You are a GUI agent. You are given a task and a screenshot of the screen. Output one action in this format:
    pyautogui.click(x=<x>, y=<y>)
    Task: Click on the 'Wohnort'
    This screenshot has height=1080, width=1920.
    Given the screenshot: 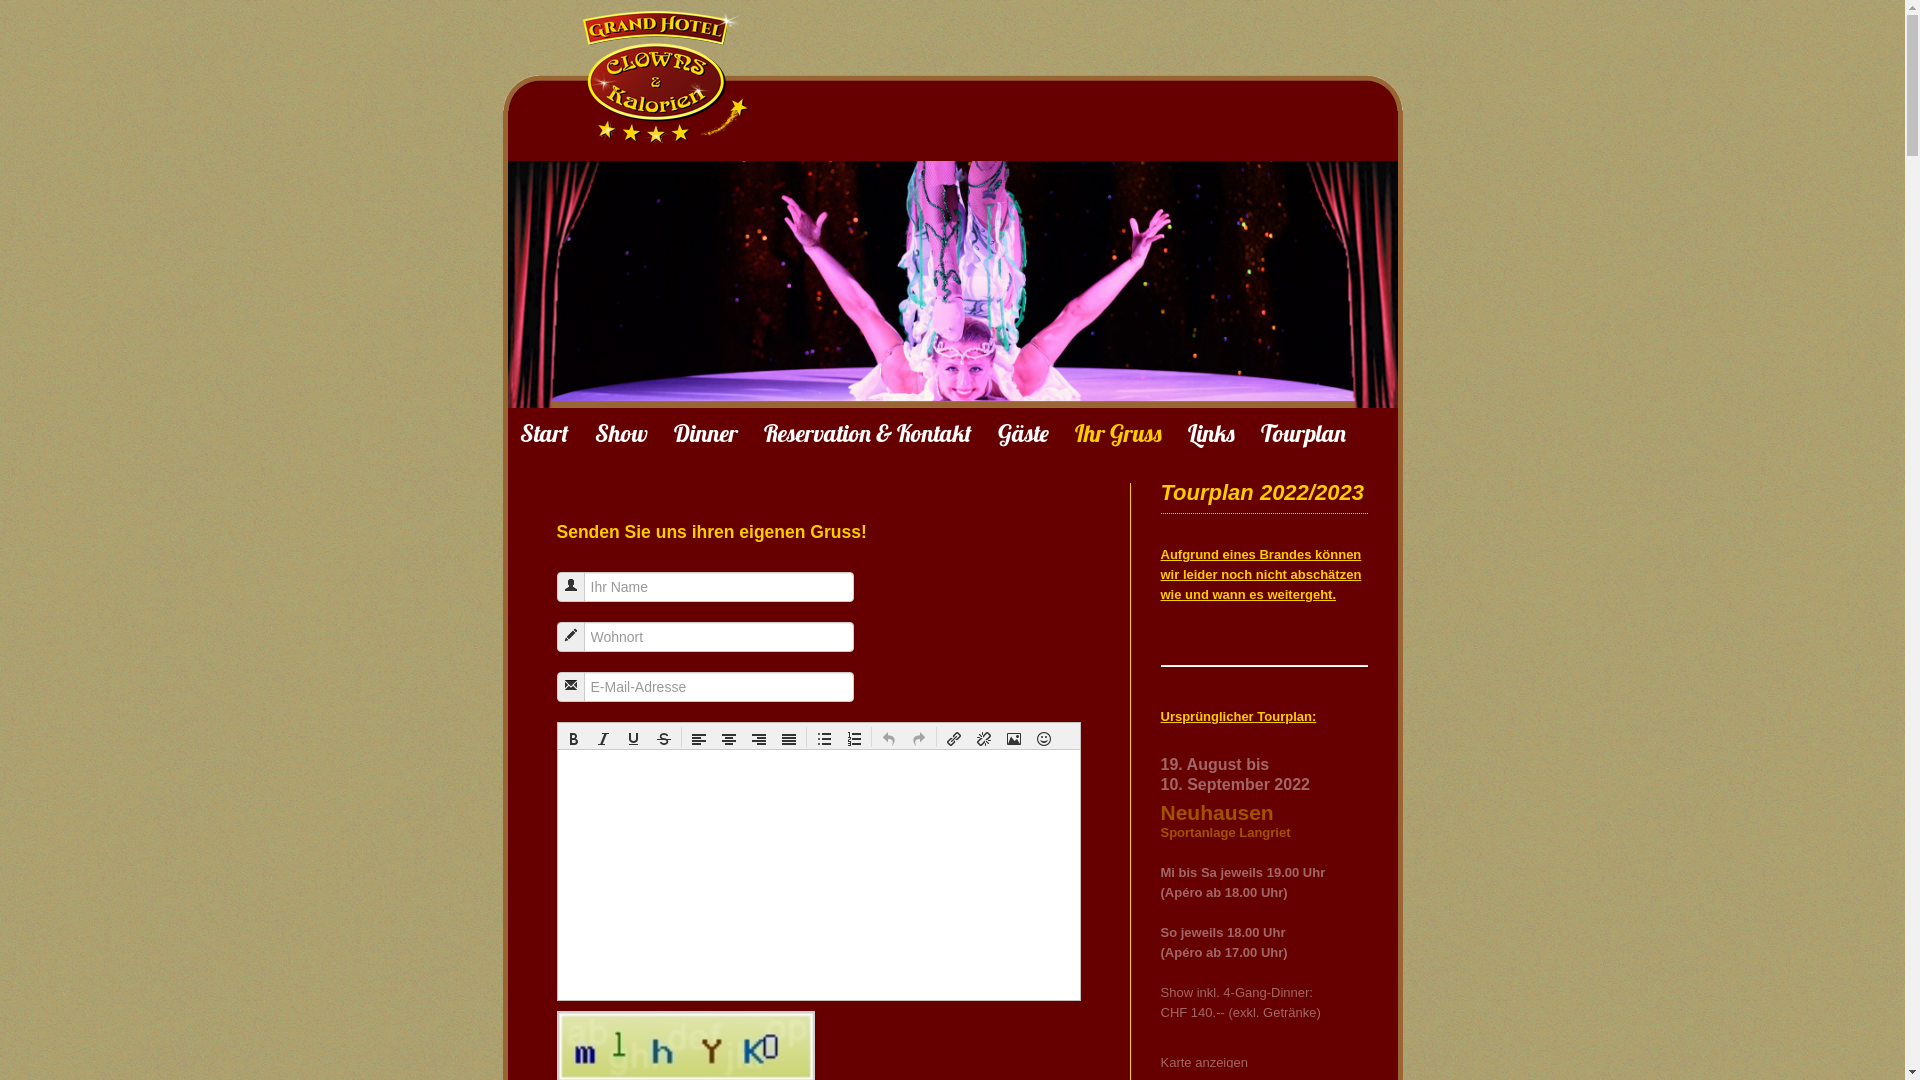 What is the action you would take?
    pyautogui.click(x=570, y=635)
    